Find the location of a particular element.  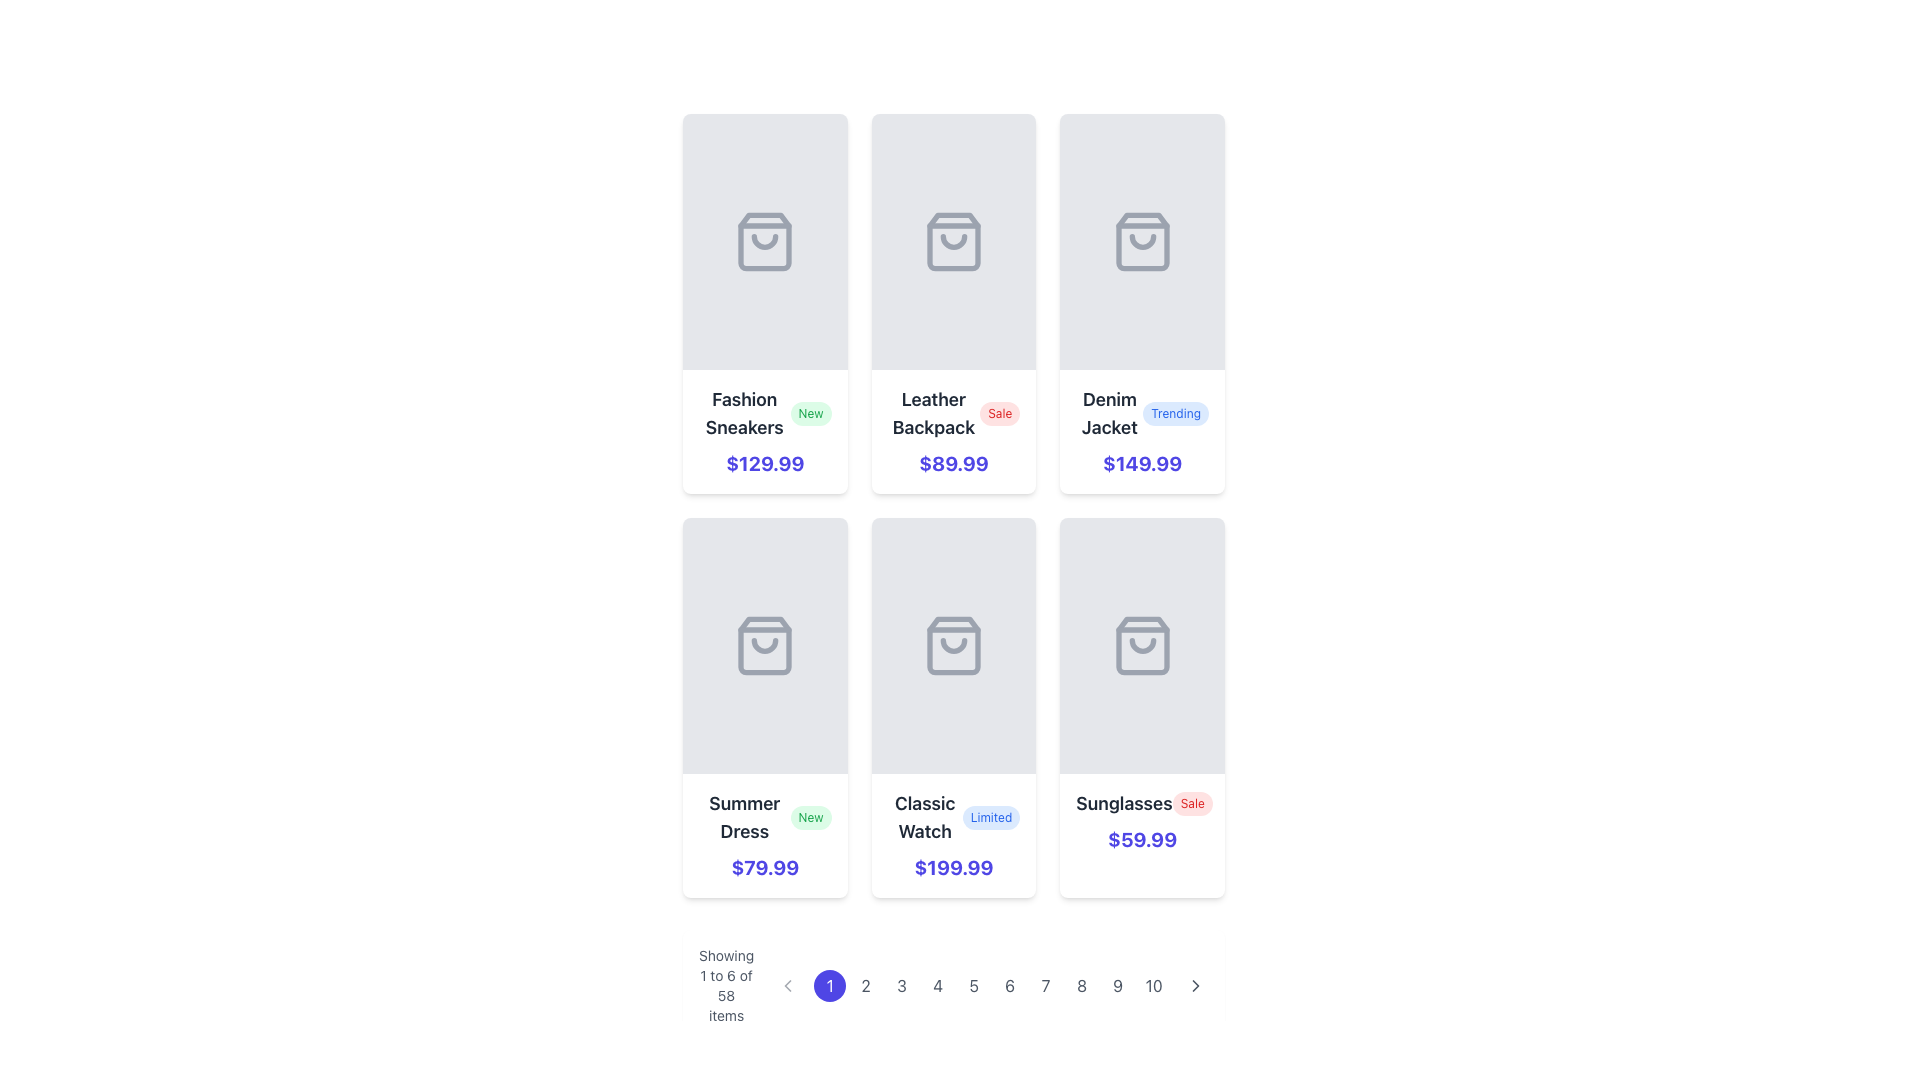

the pagination button labeled '9' is located at coordinates (1117, 985).